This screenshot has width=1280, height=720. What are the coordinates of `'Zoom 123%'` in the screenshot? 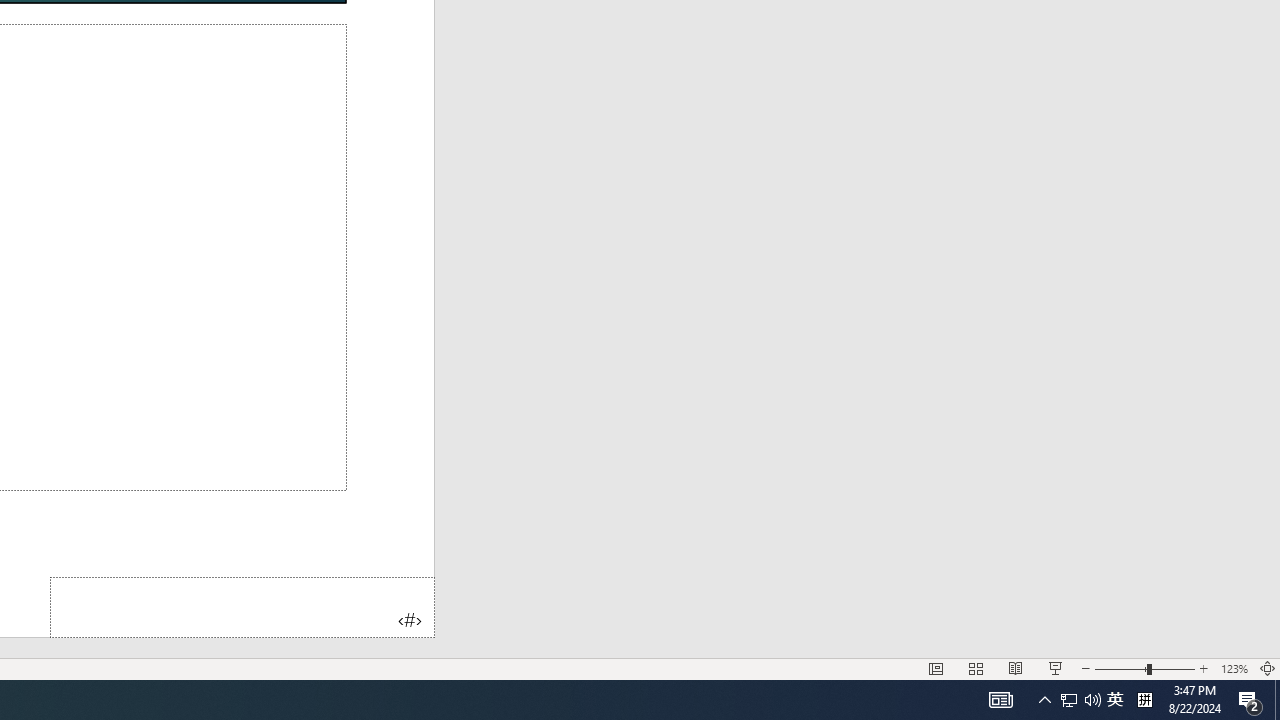 It's located at (1233, 669).